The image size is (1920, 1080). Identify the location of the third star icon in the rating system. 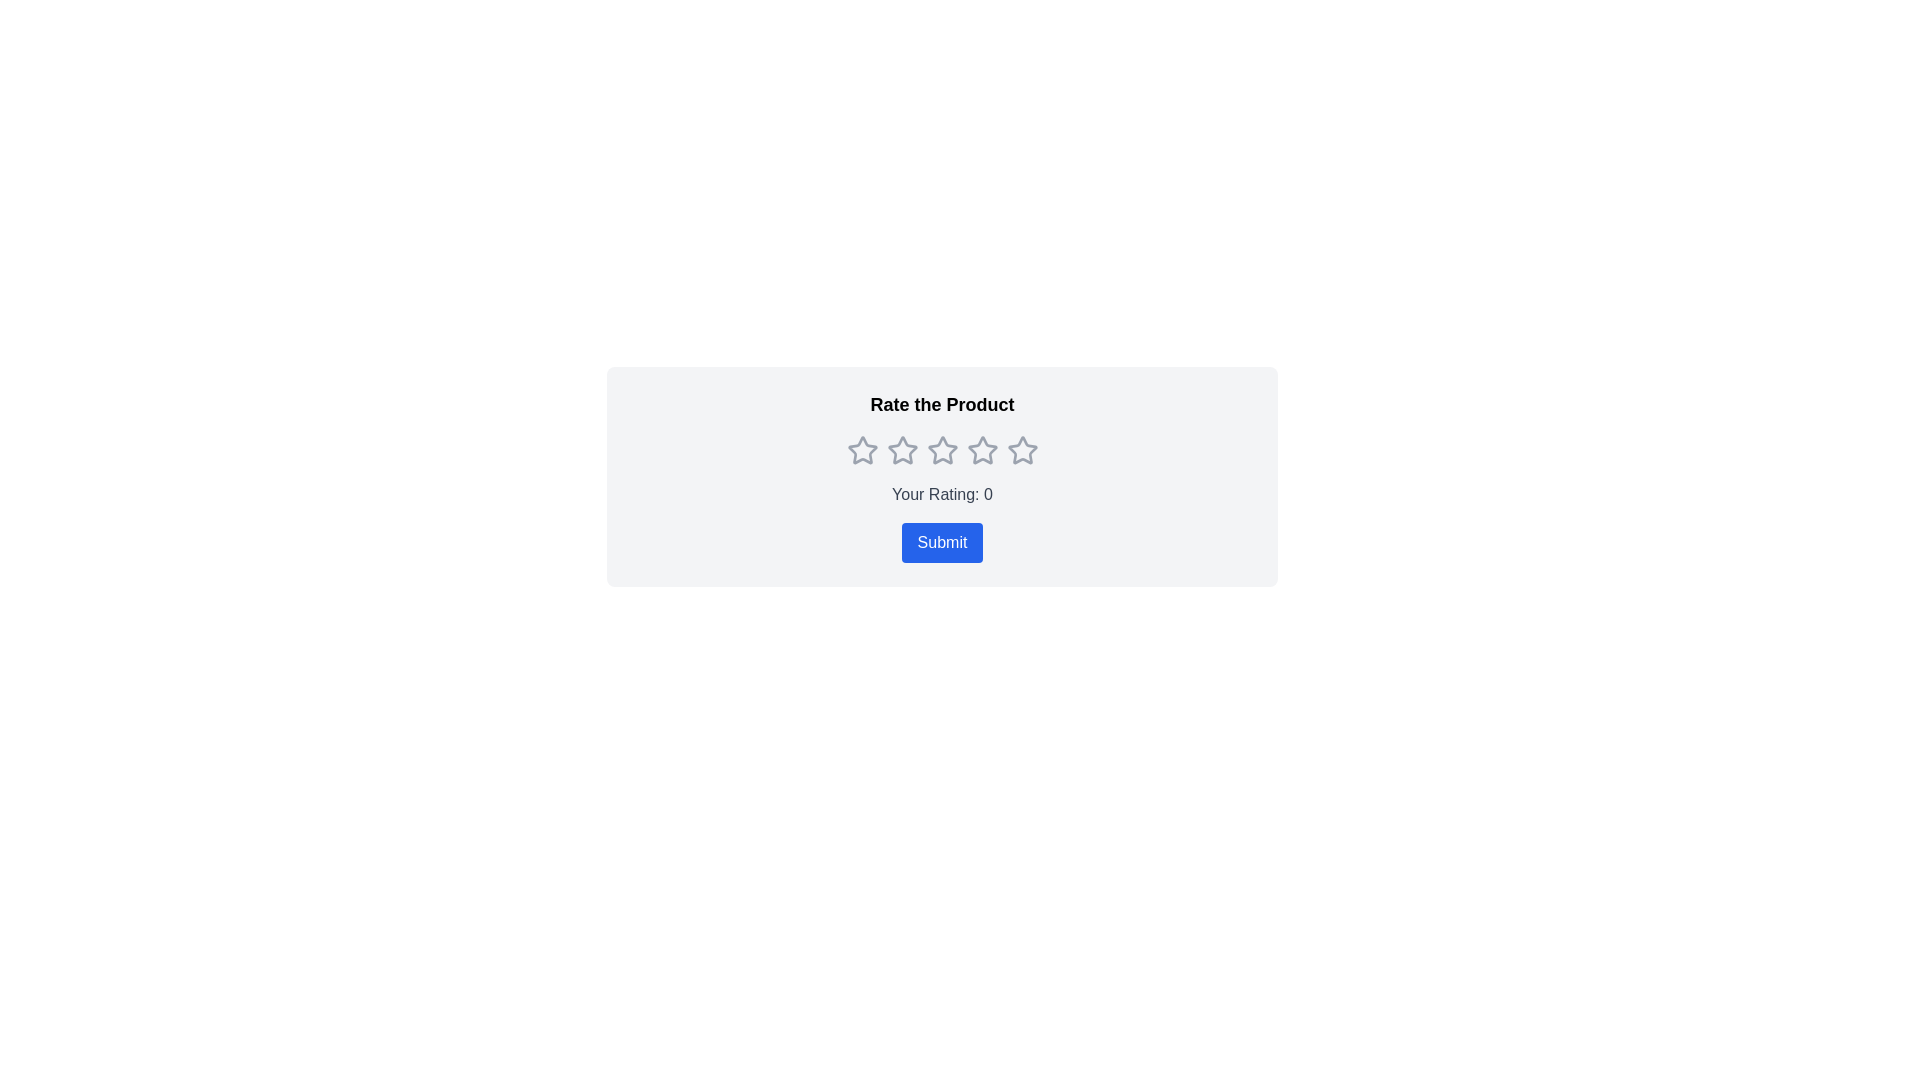
(941, 451).